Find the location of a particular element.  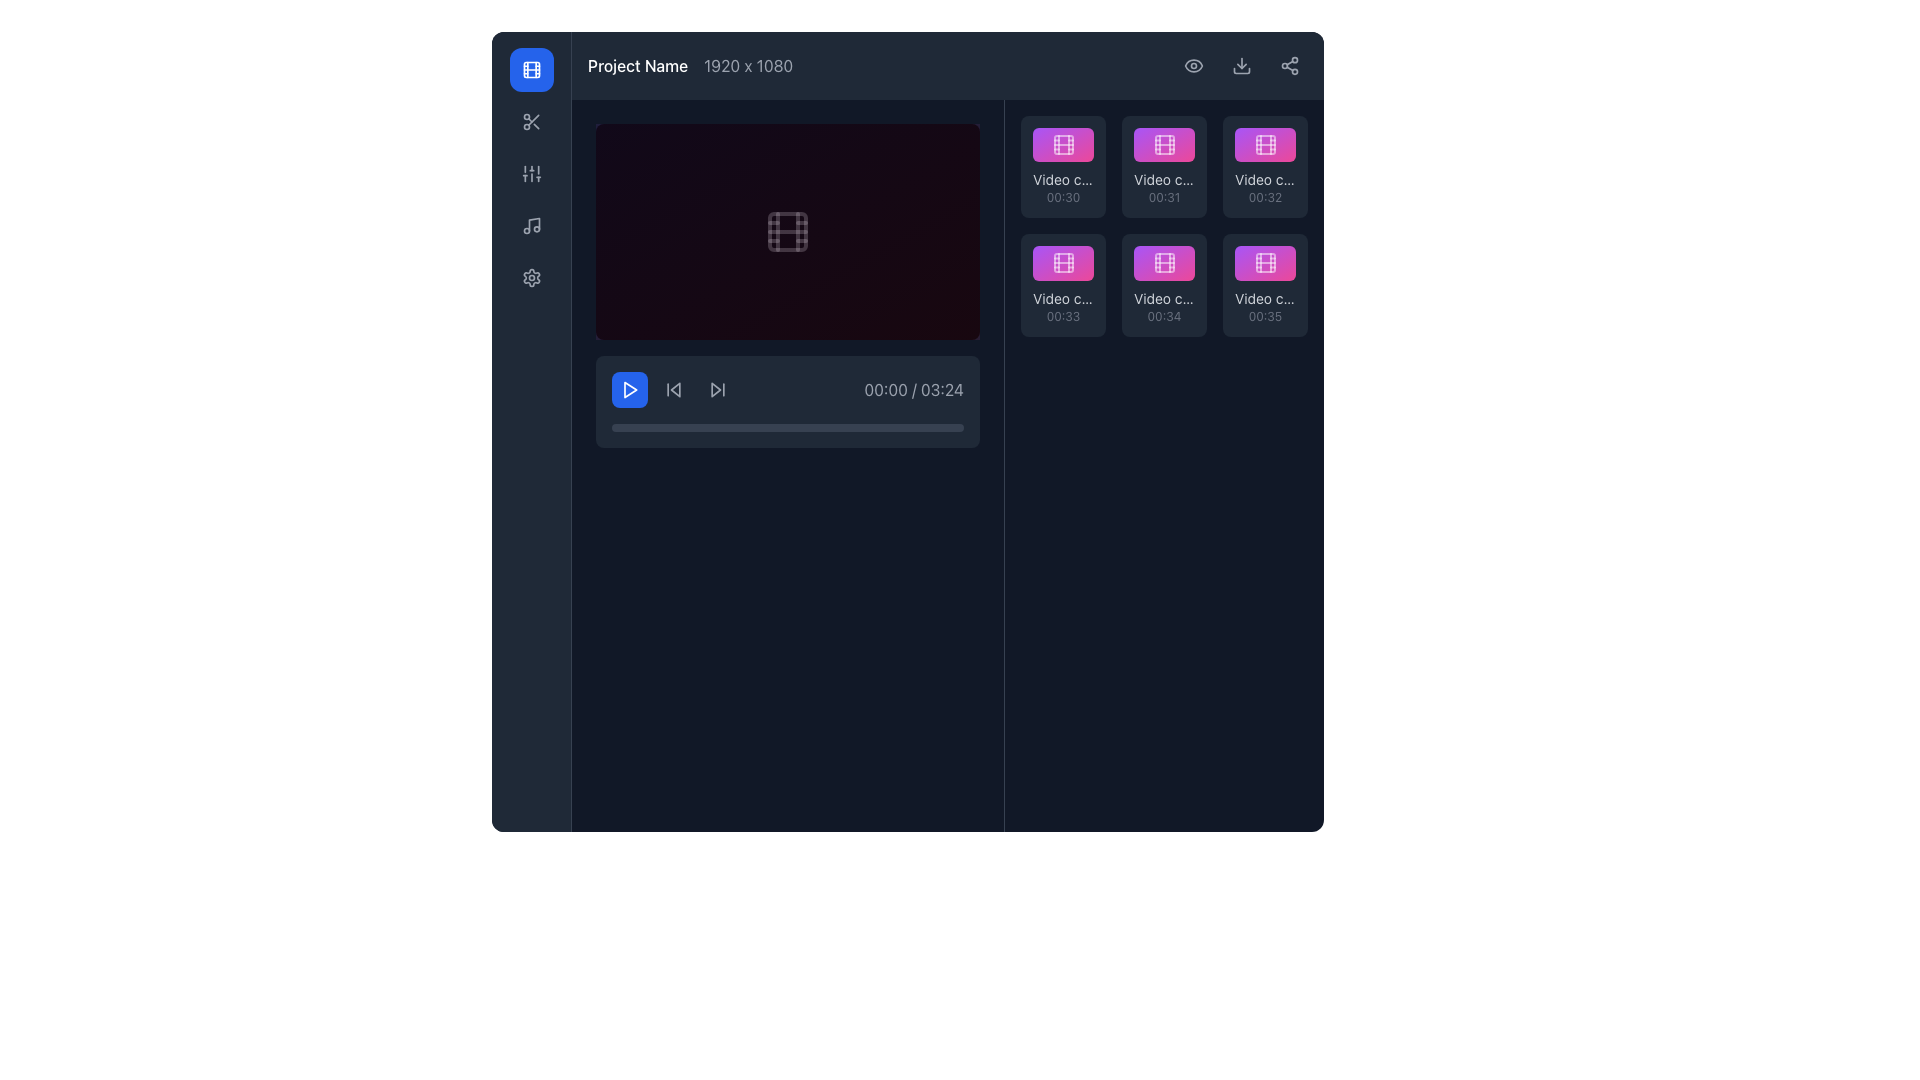

the vector graphic representing a film reel icon located in the top-left corner of the interface for accessibility purposes is located at coordinates (531, 68).